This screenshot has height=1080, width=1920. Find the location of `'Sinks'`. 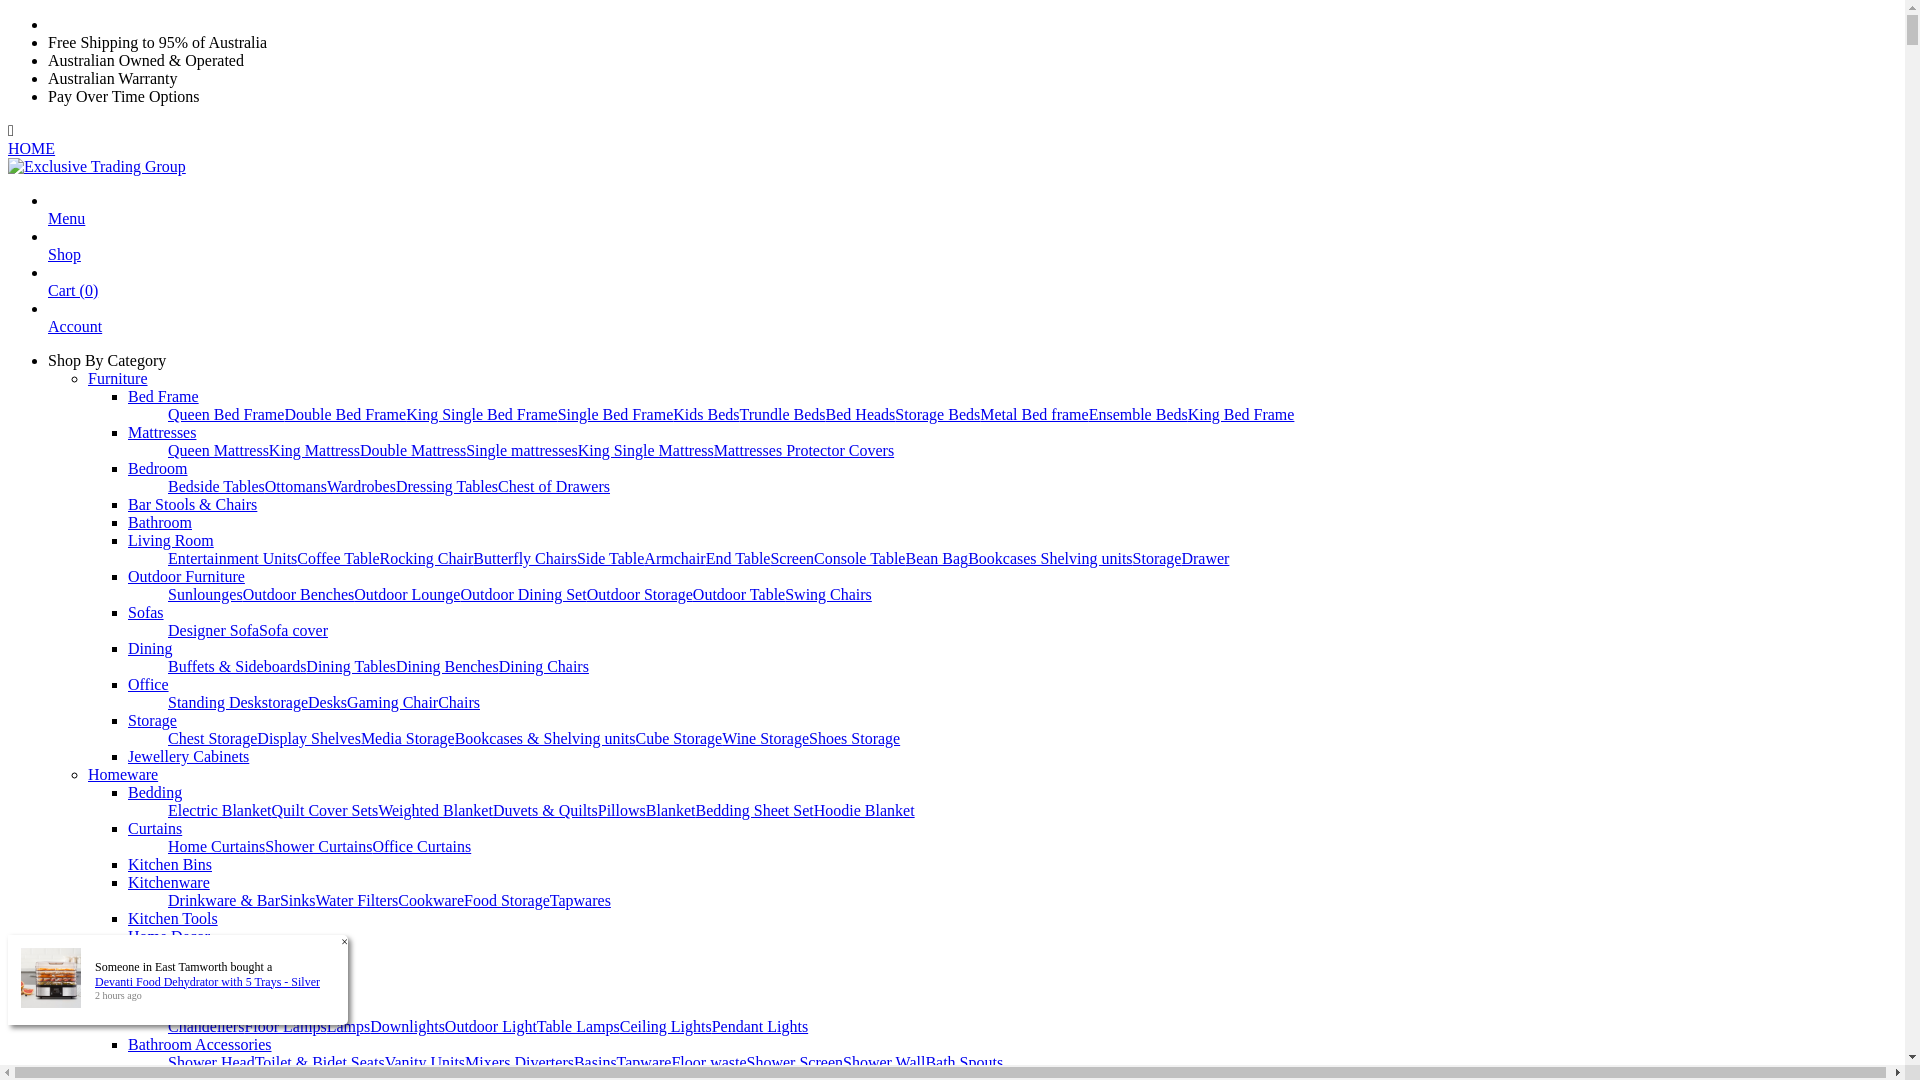

'Sinks' is located at coordinates (278, 900).